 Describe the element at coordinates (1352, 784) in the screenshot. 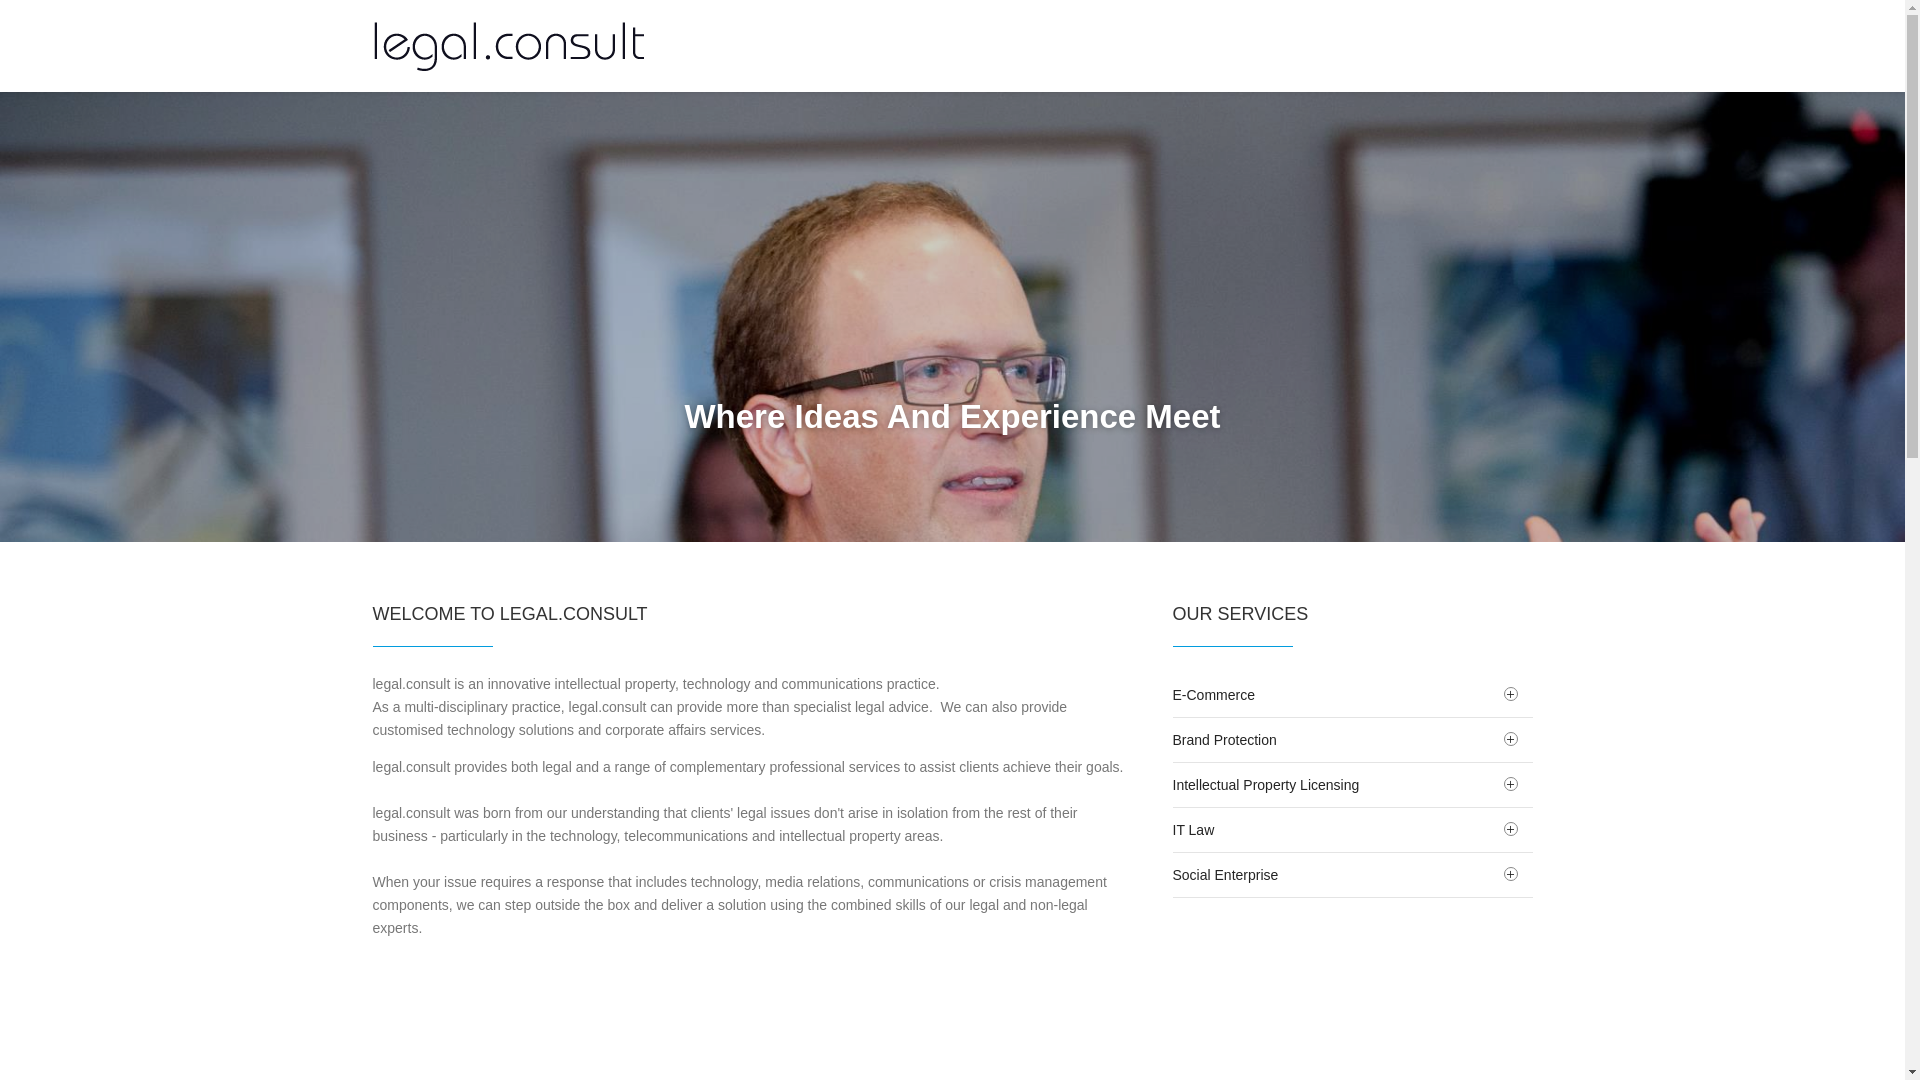

I see `'Intellectual Property Licensing'` at that location.